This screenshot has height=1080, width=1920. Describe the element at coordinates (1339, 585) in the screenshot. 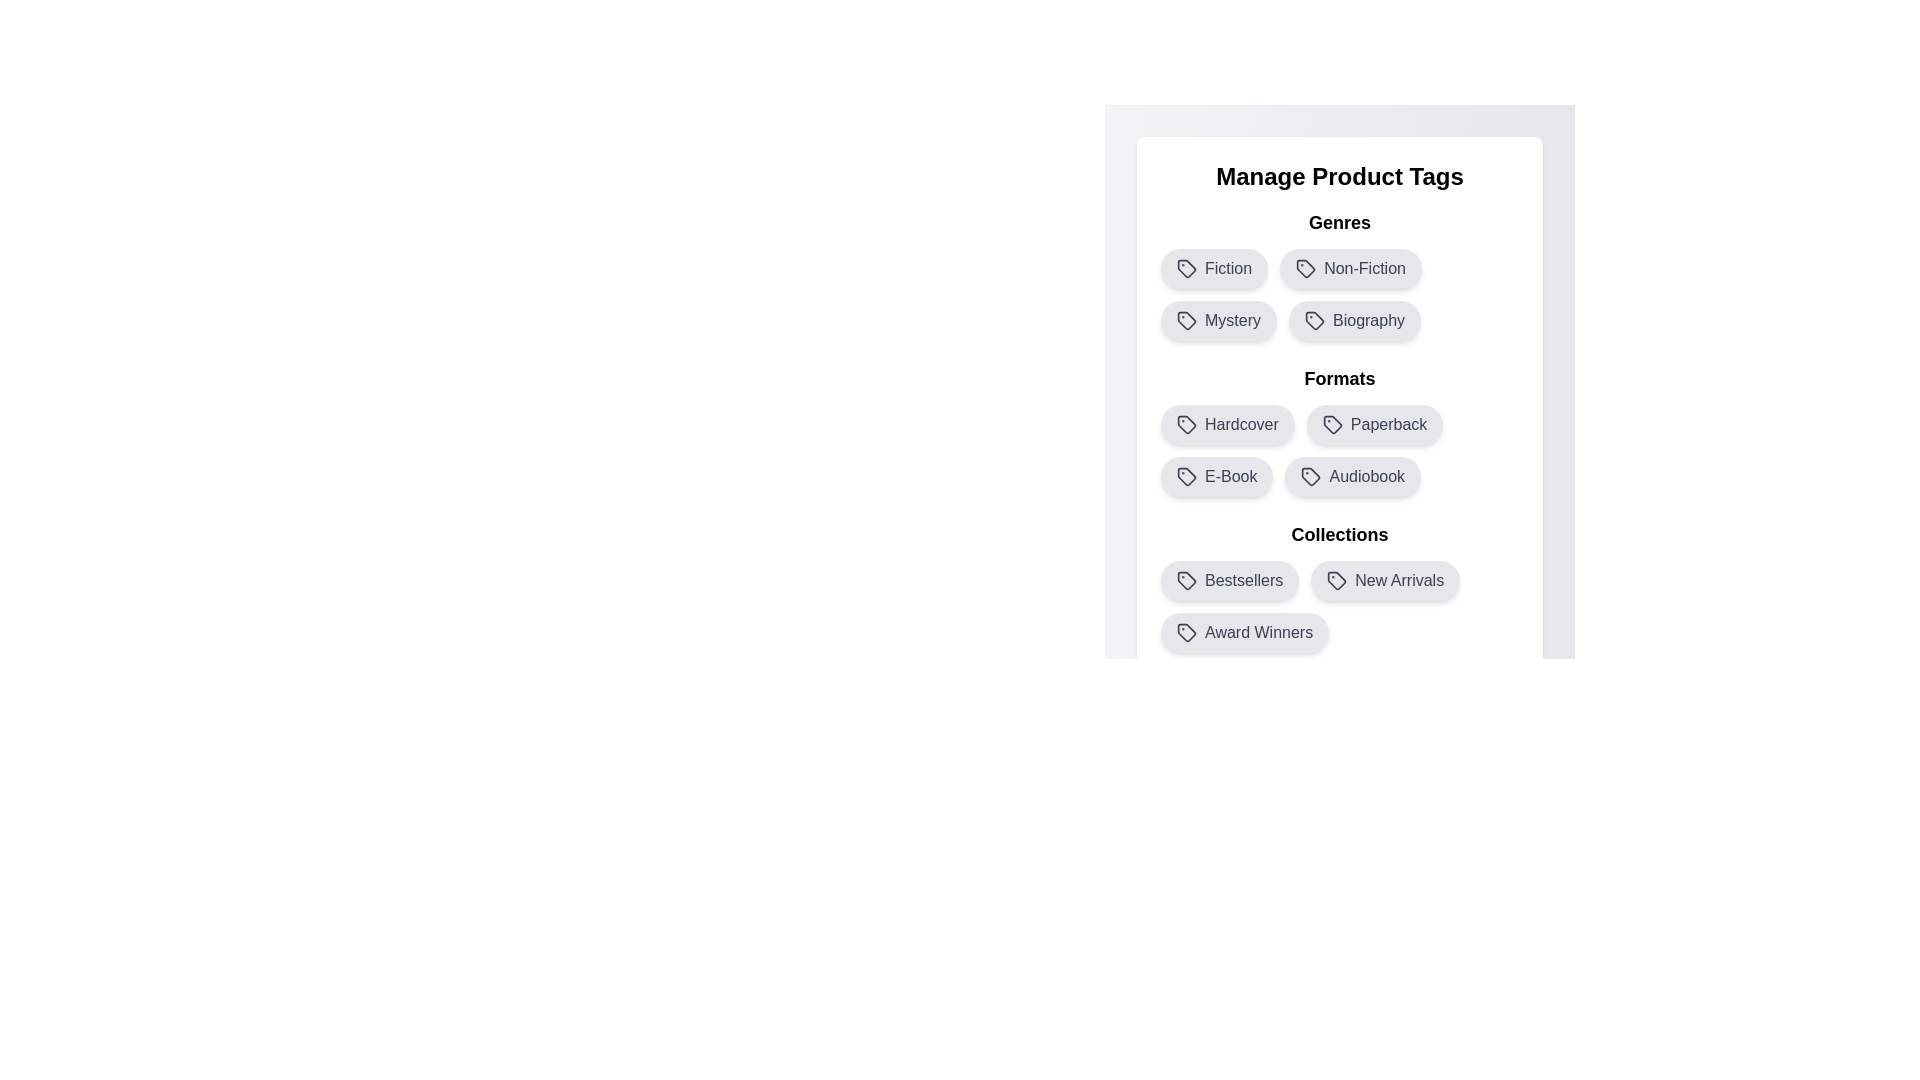

I see `the 'New Arrivals' button located in the 'Collections' section` at that location.